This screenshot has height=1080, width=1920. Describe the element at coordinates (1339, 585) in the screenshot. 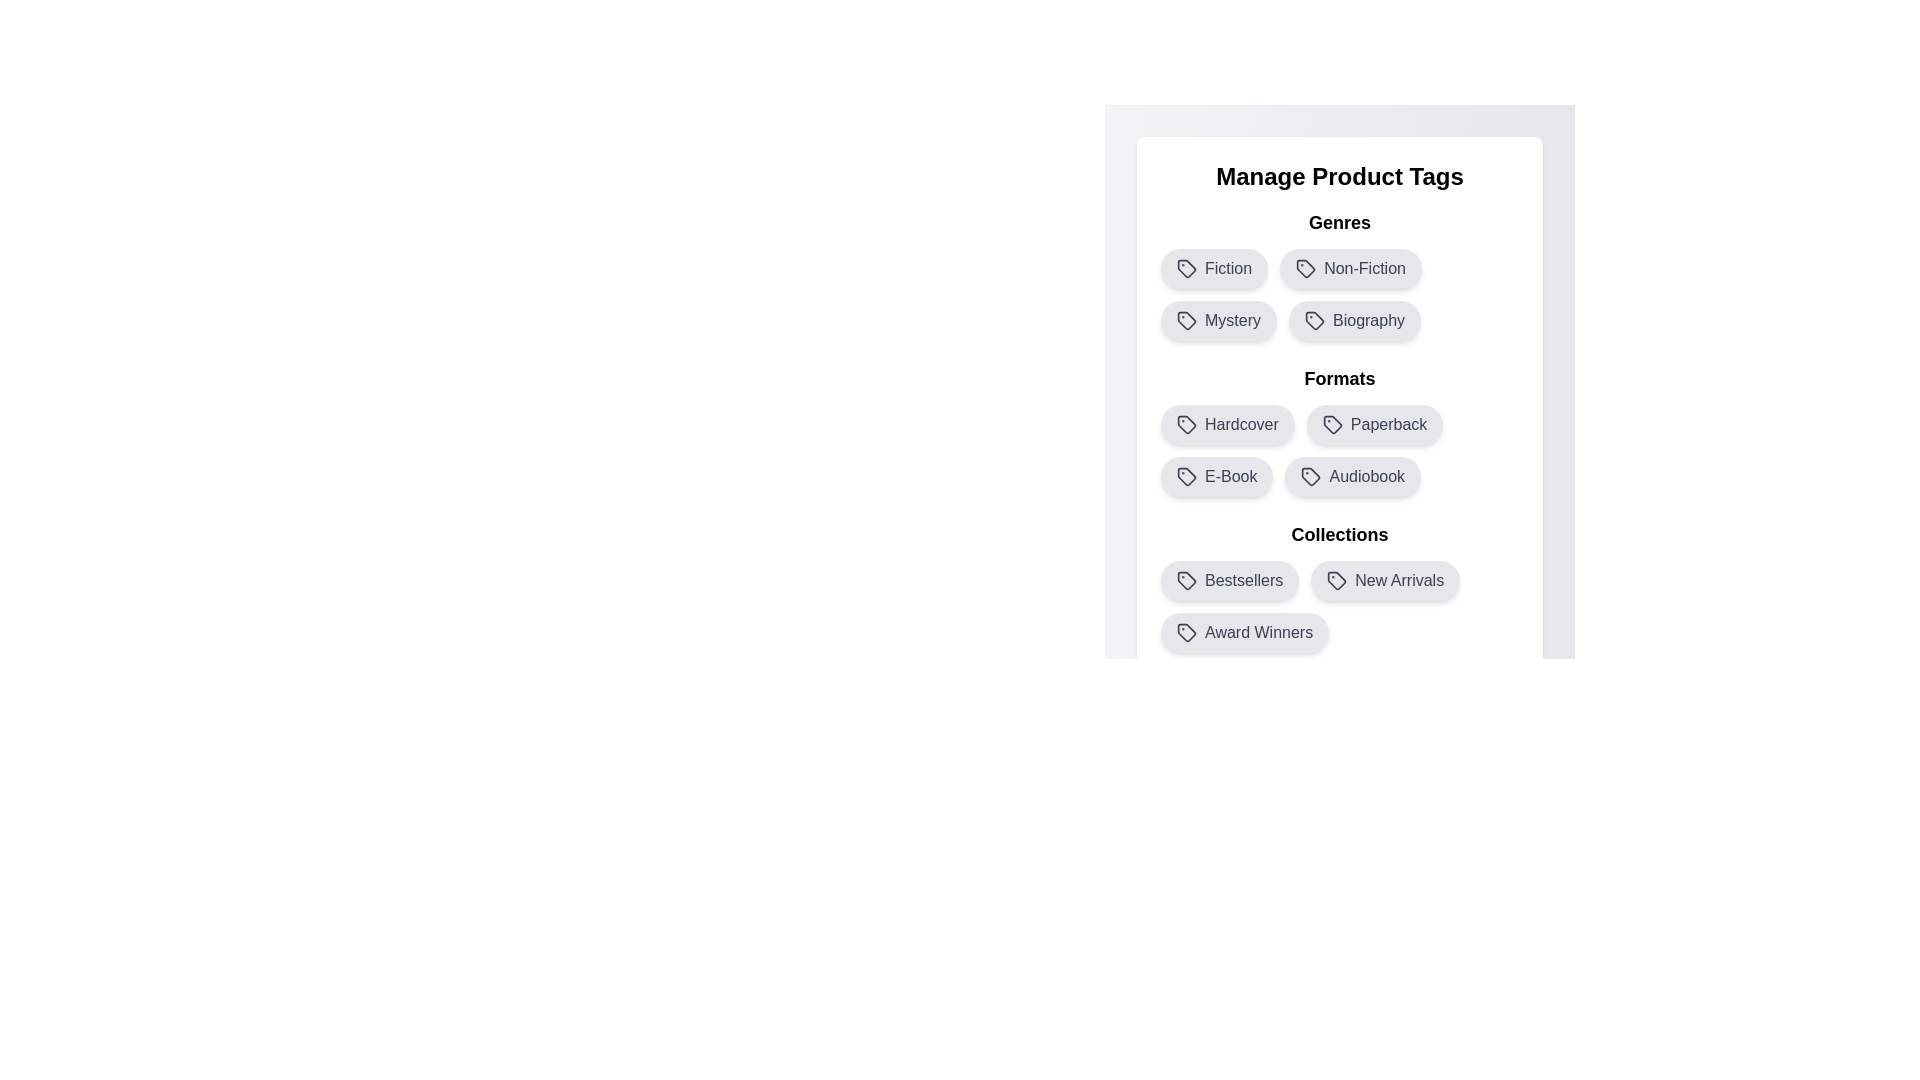

I see `the 'New Arrivals' button located in the 'Collections' section` at that location.